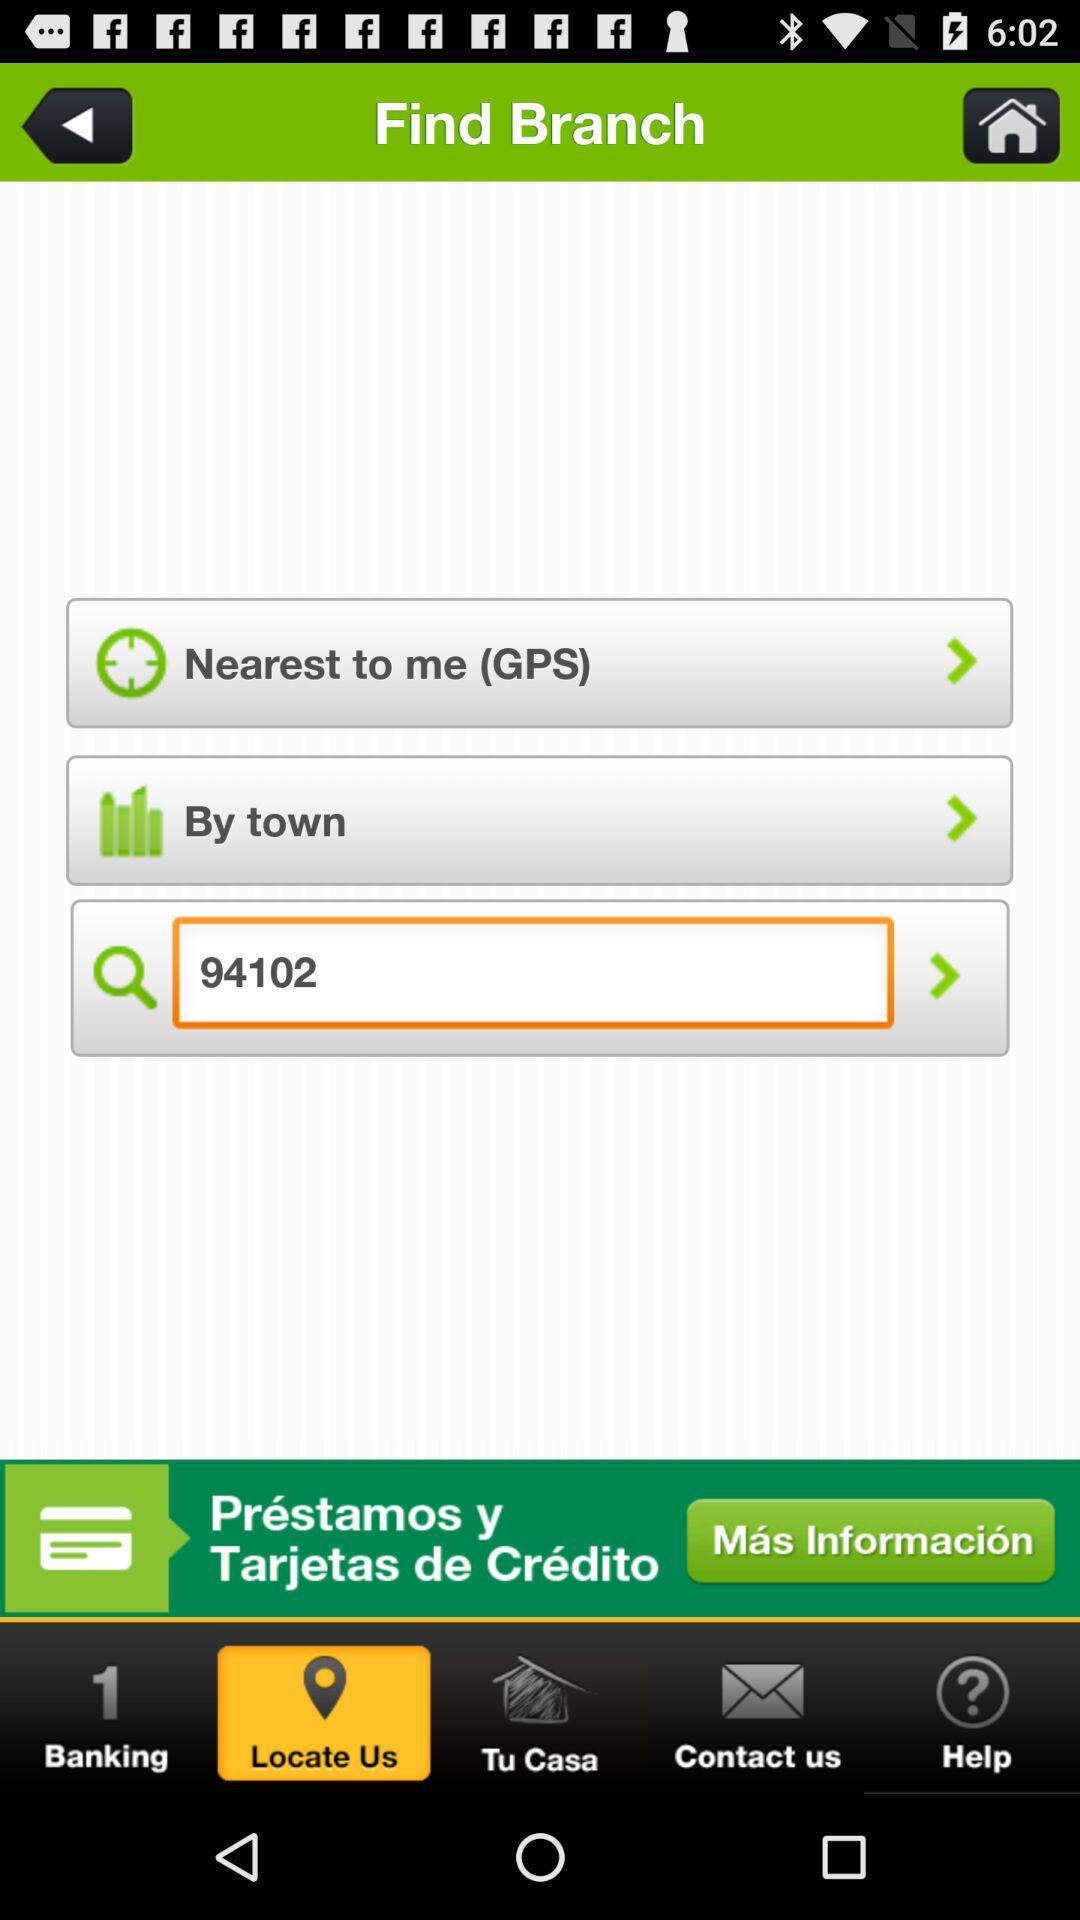 The width and height of the screenshot is (1080, 1920). I want to click on go back, so click(80, 121).